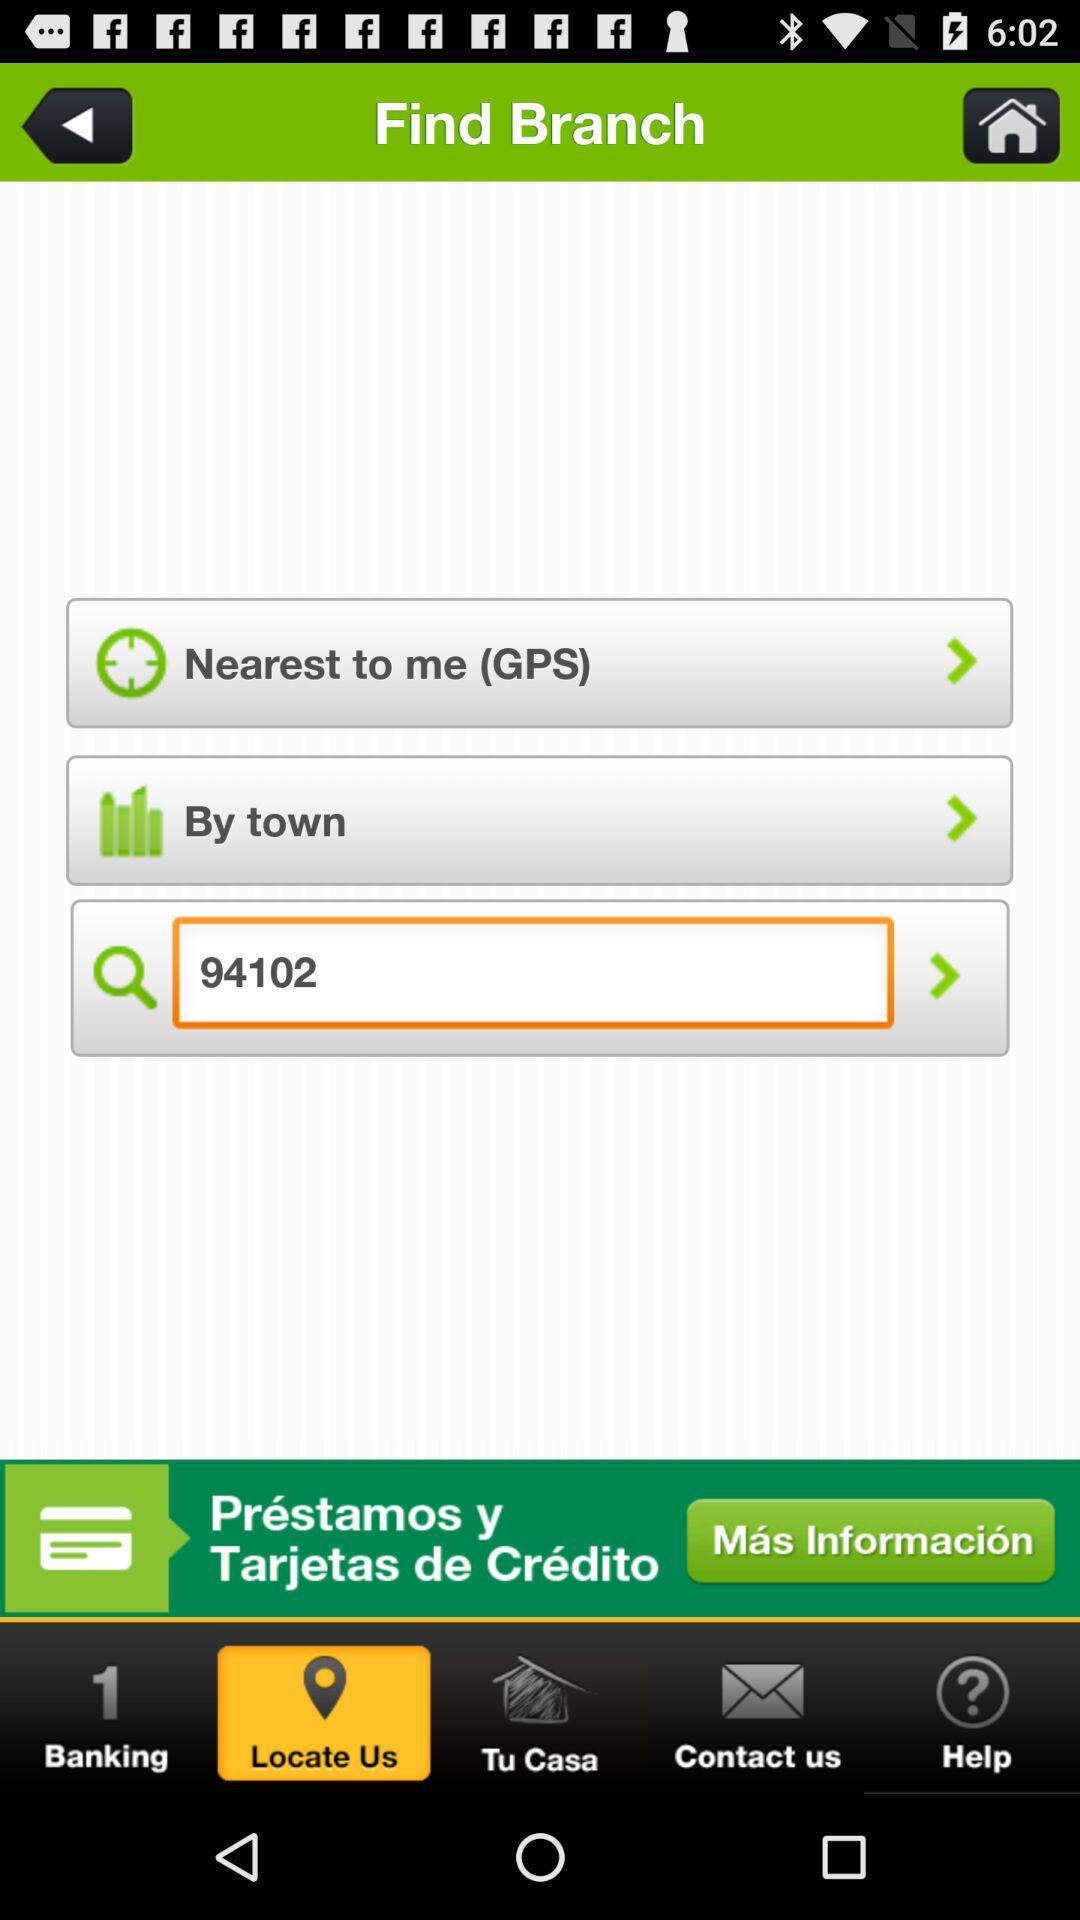 The width and height of the screenshot is (1080, 1920). I want to click on go back, so click(80, 121).